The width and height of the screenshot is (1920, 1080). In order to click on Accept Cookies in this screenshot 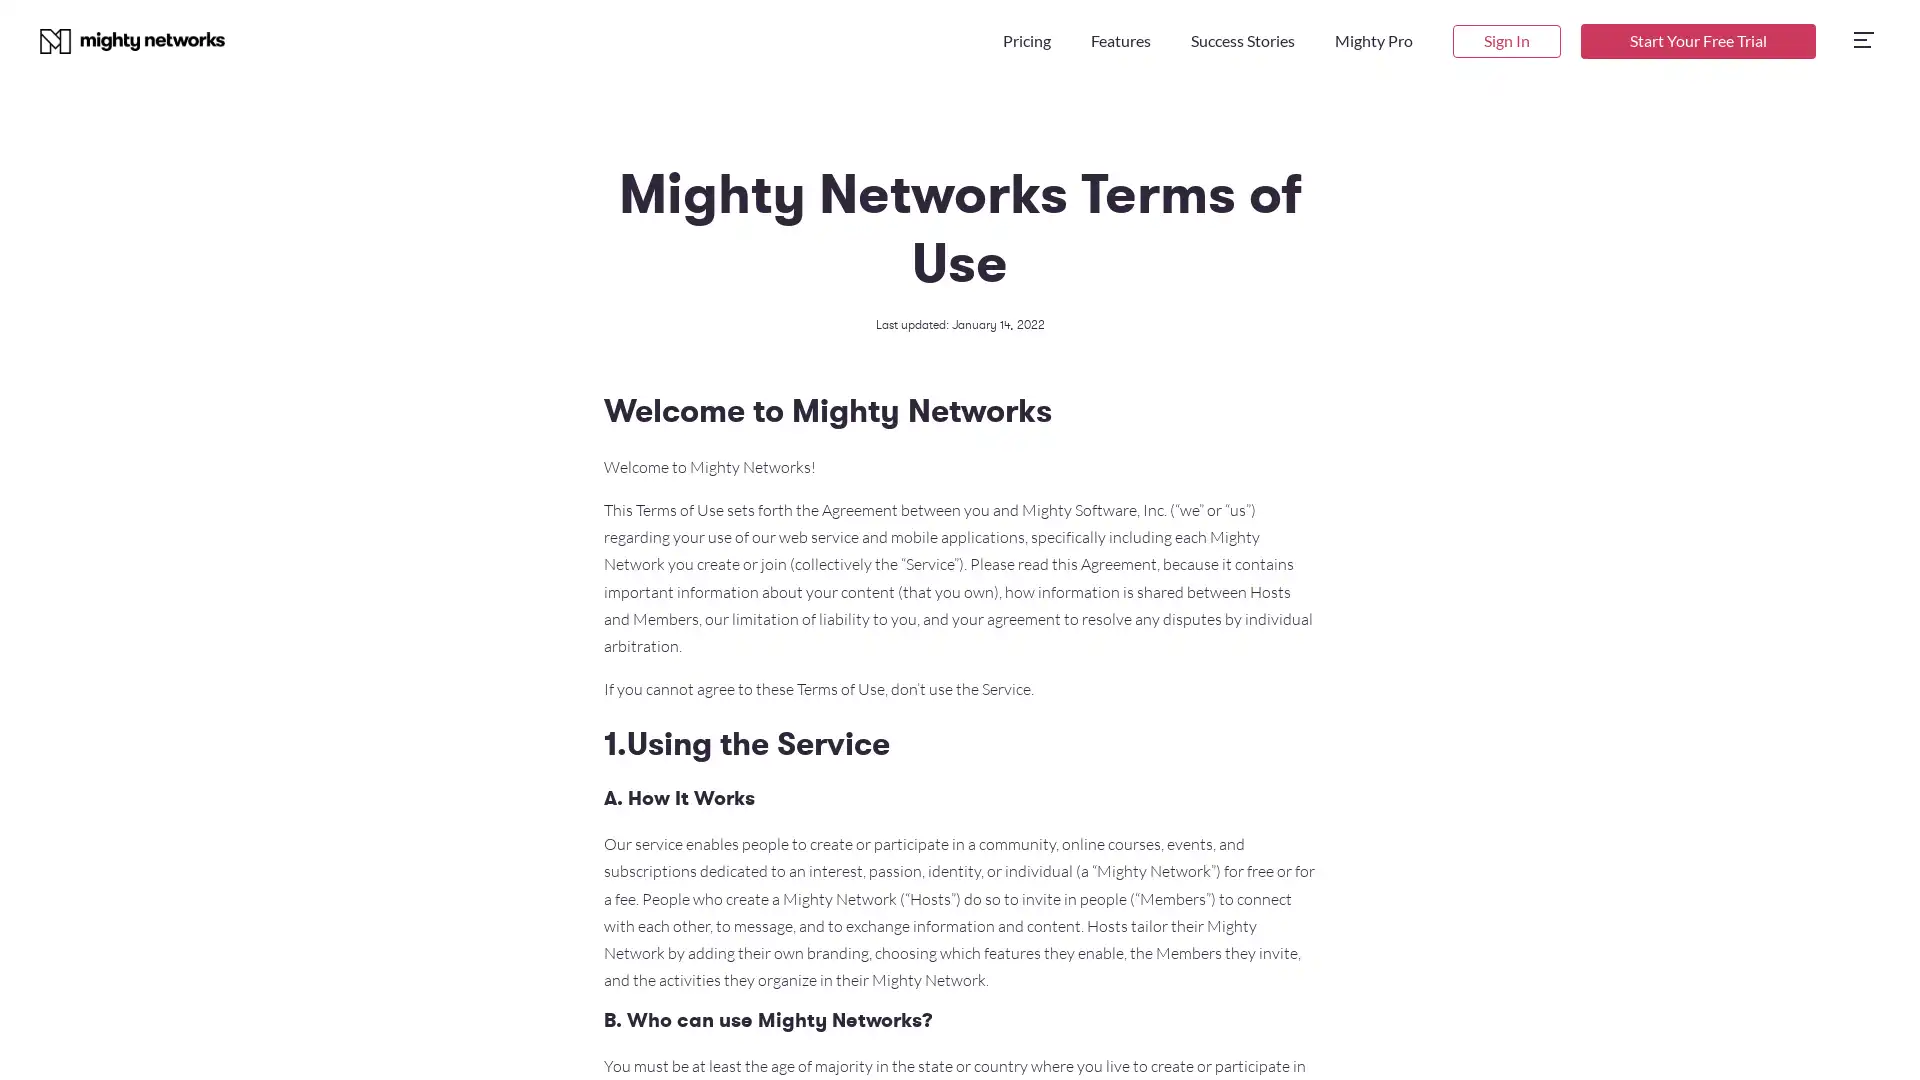, I will do `click(1588, 1036)`.